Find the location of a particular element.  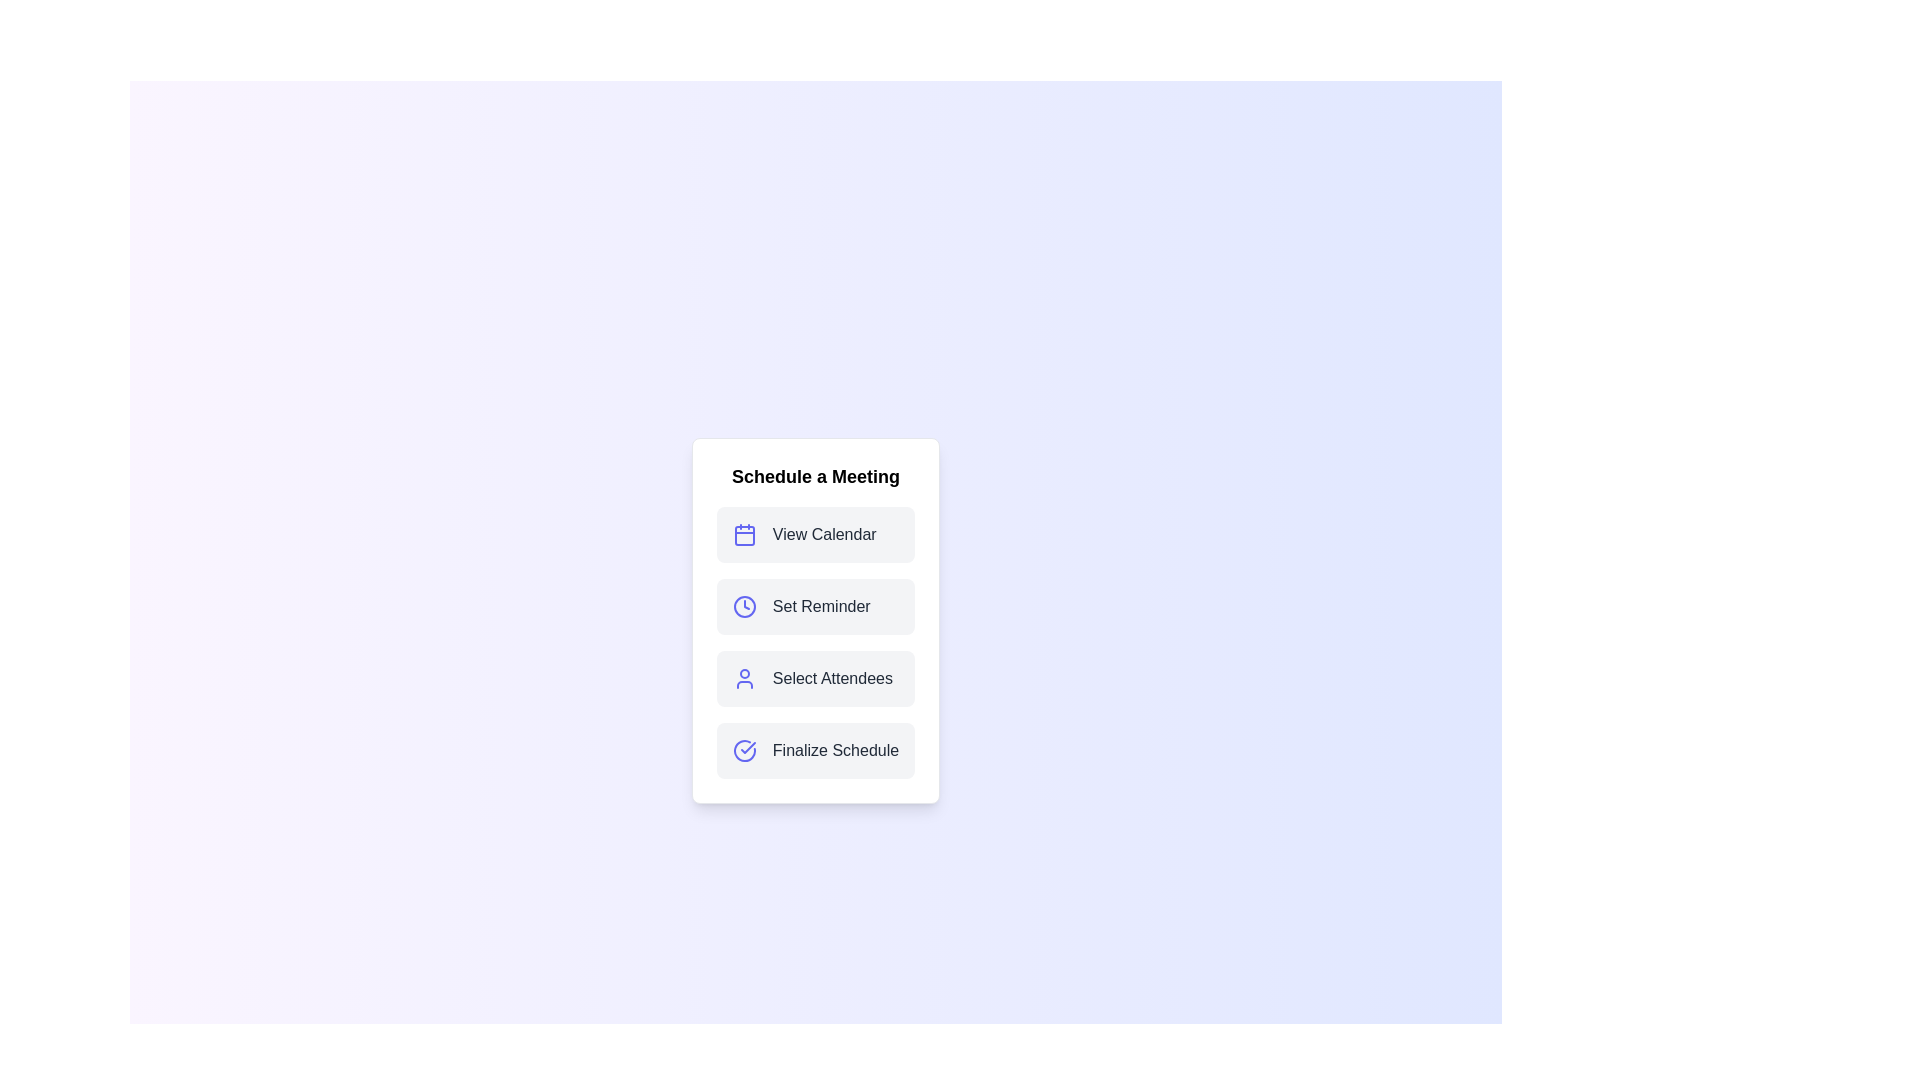

the Set Reminder menu option to trigger its action is located at coordinates (816, 605).